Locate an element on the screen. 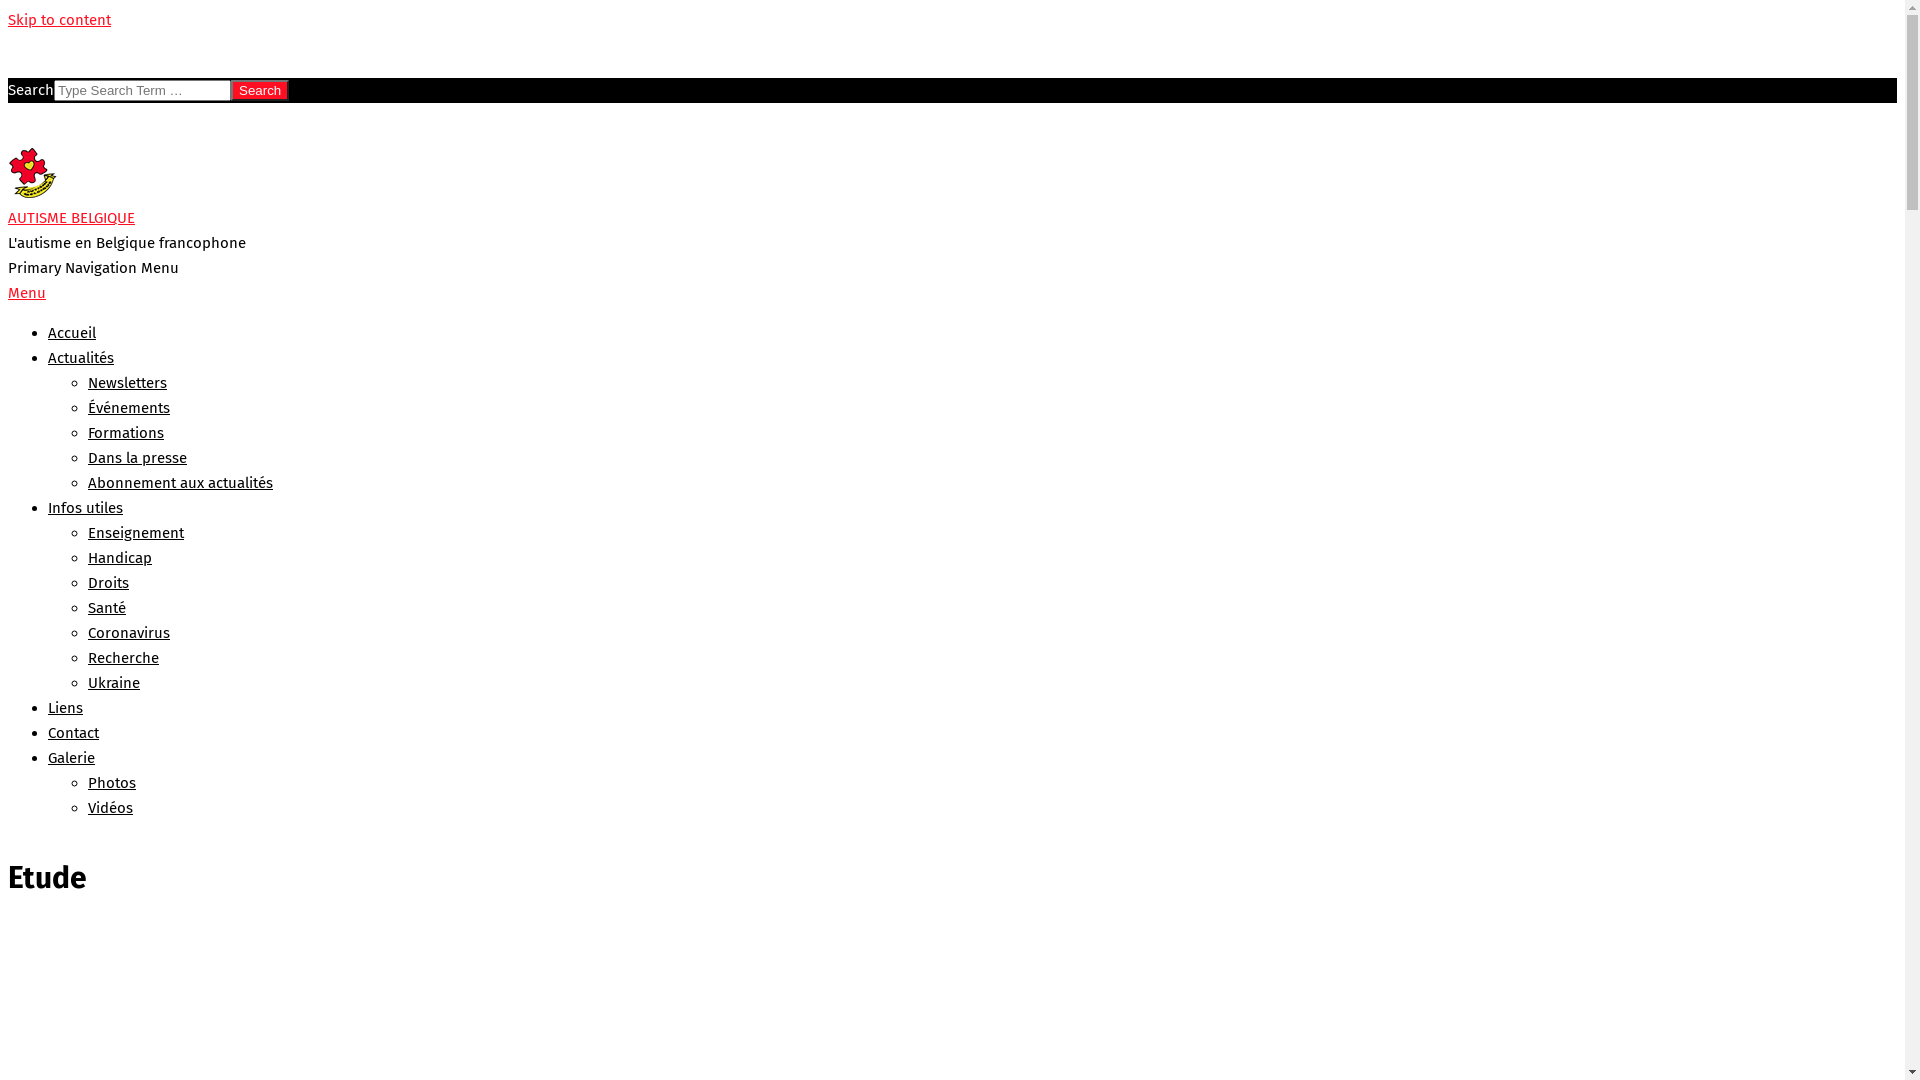  'Infos utiles' is located at coordinates (84, 507).